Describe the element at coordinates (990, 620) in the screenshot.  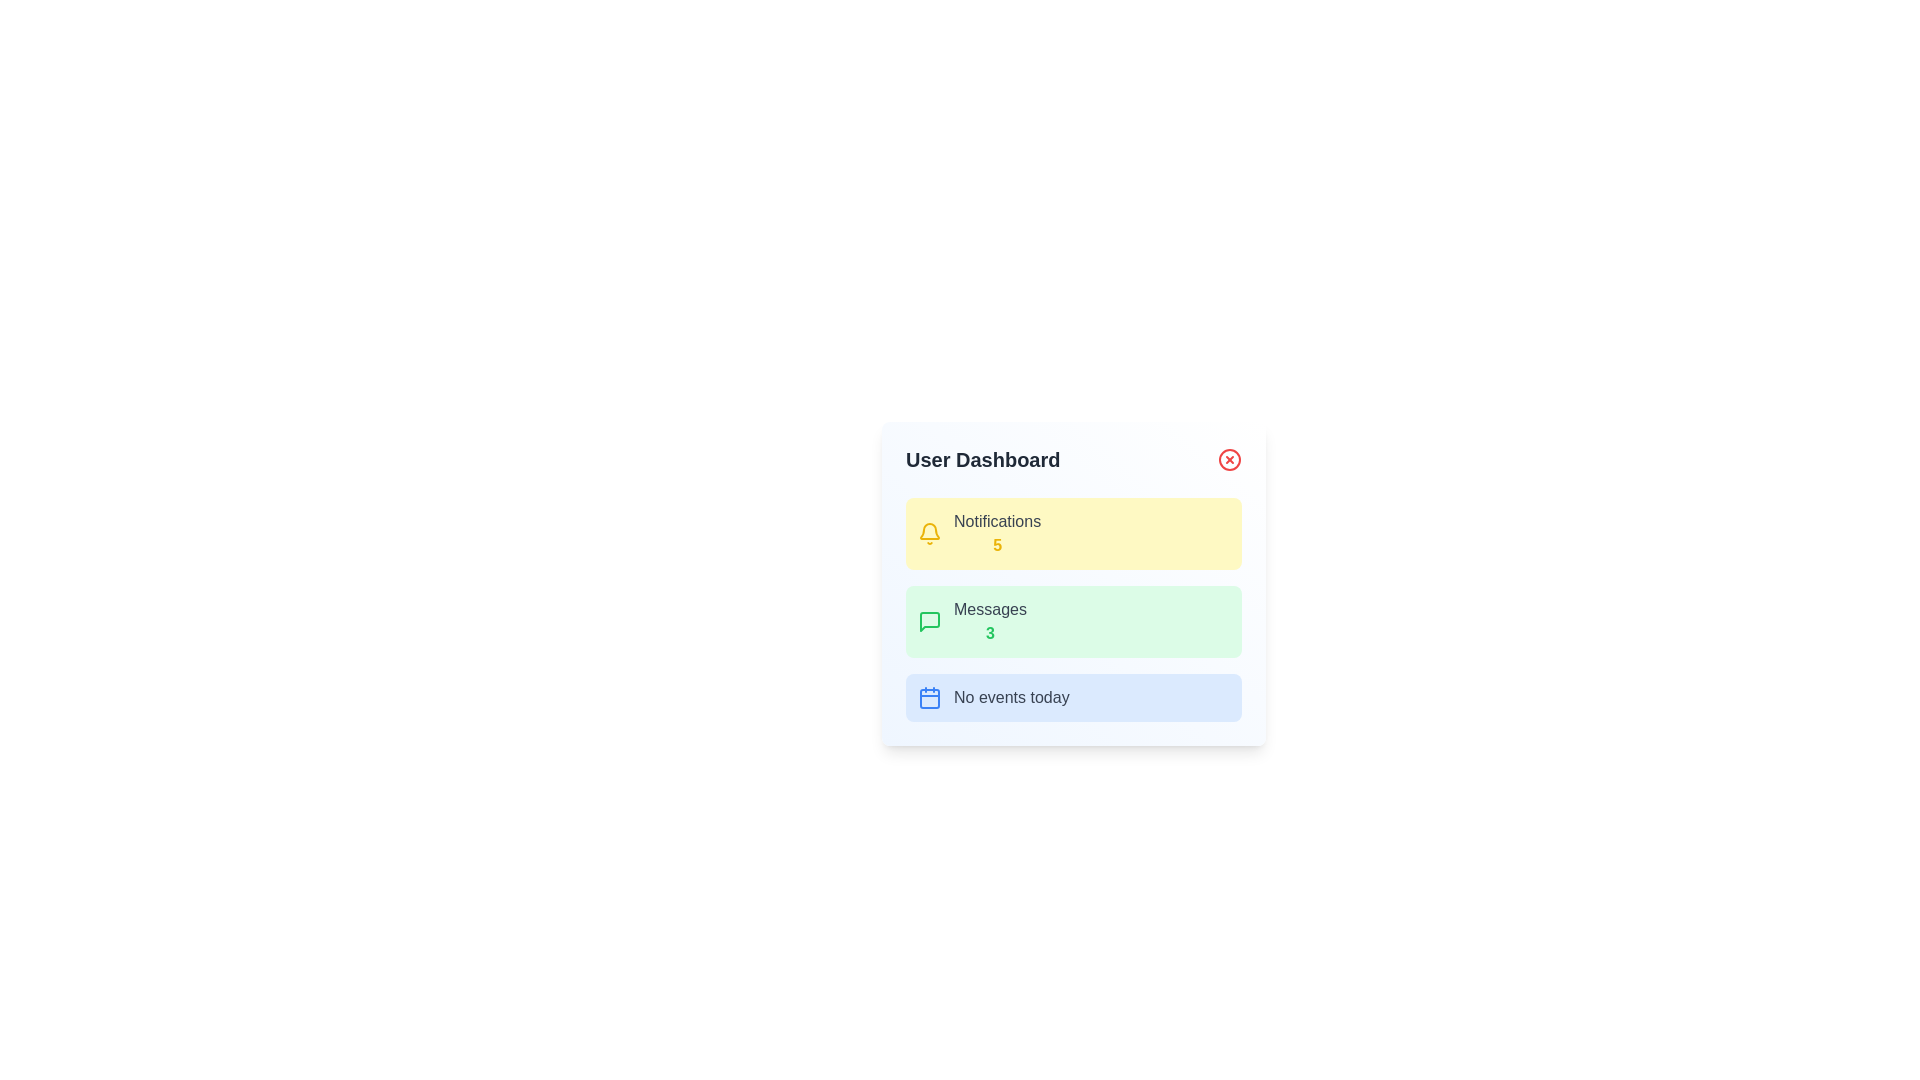
I see `the 'Messages' informational text displaying the count '3' in the second card of the 'User Dashboard'` at that location.